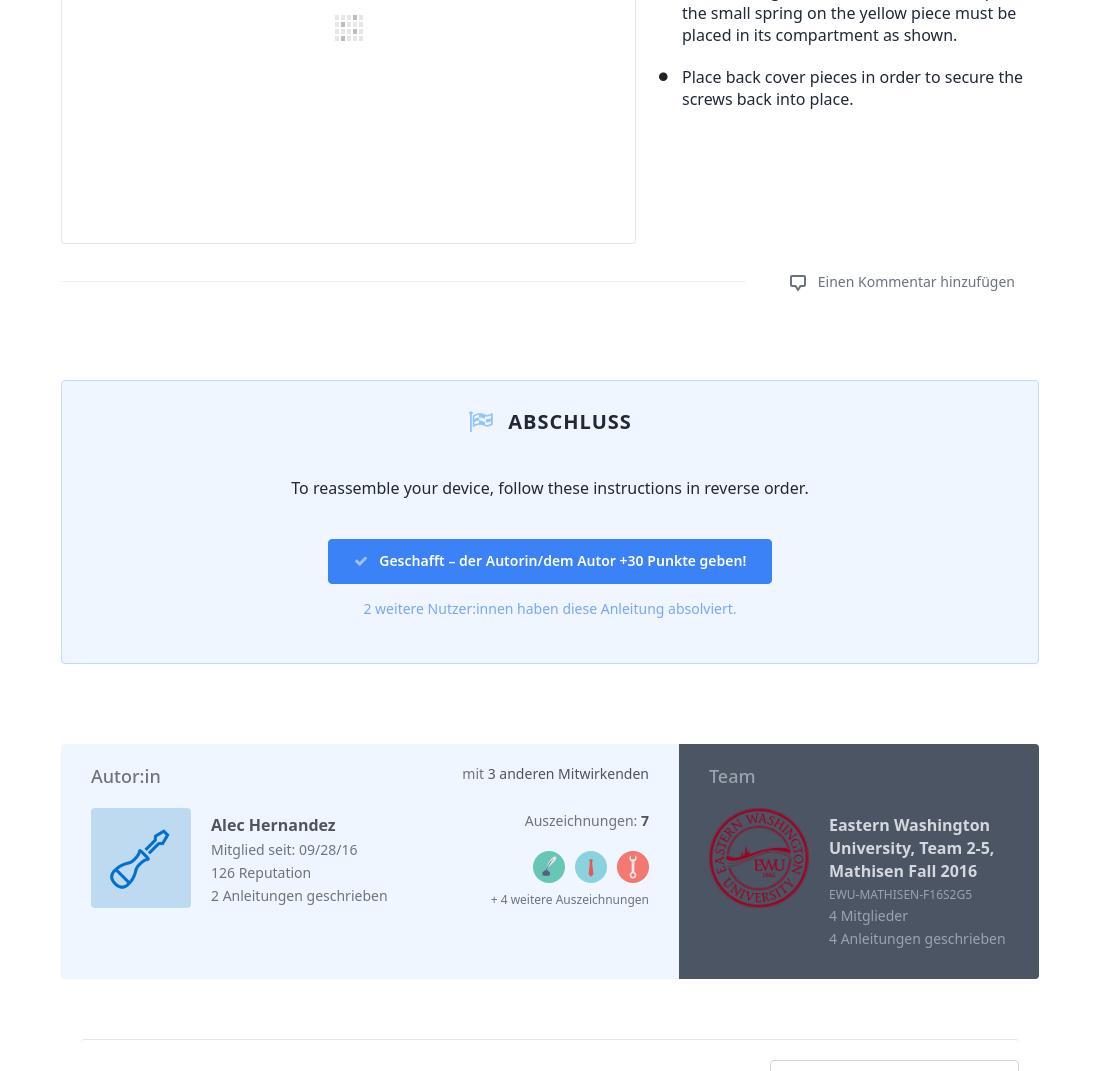 This screenshot has height=1071, width=1110. I want to click on 'To reassemble your device, follow these instructions in reverse order.', so click(548, 485).